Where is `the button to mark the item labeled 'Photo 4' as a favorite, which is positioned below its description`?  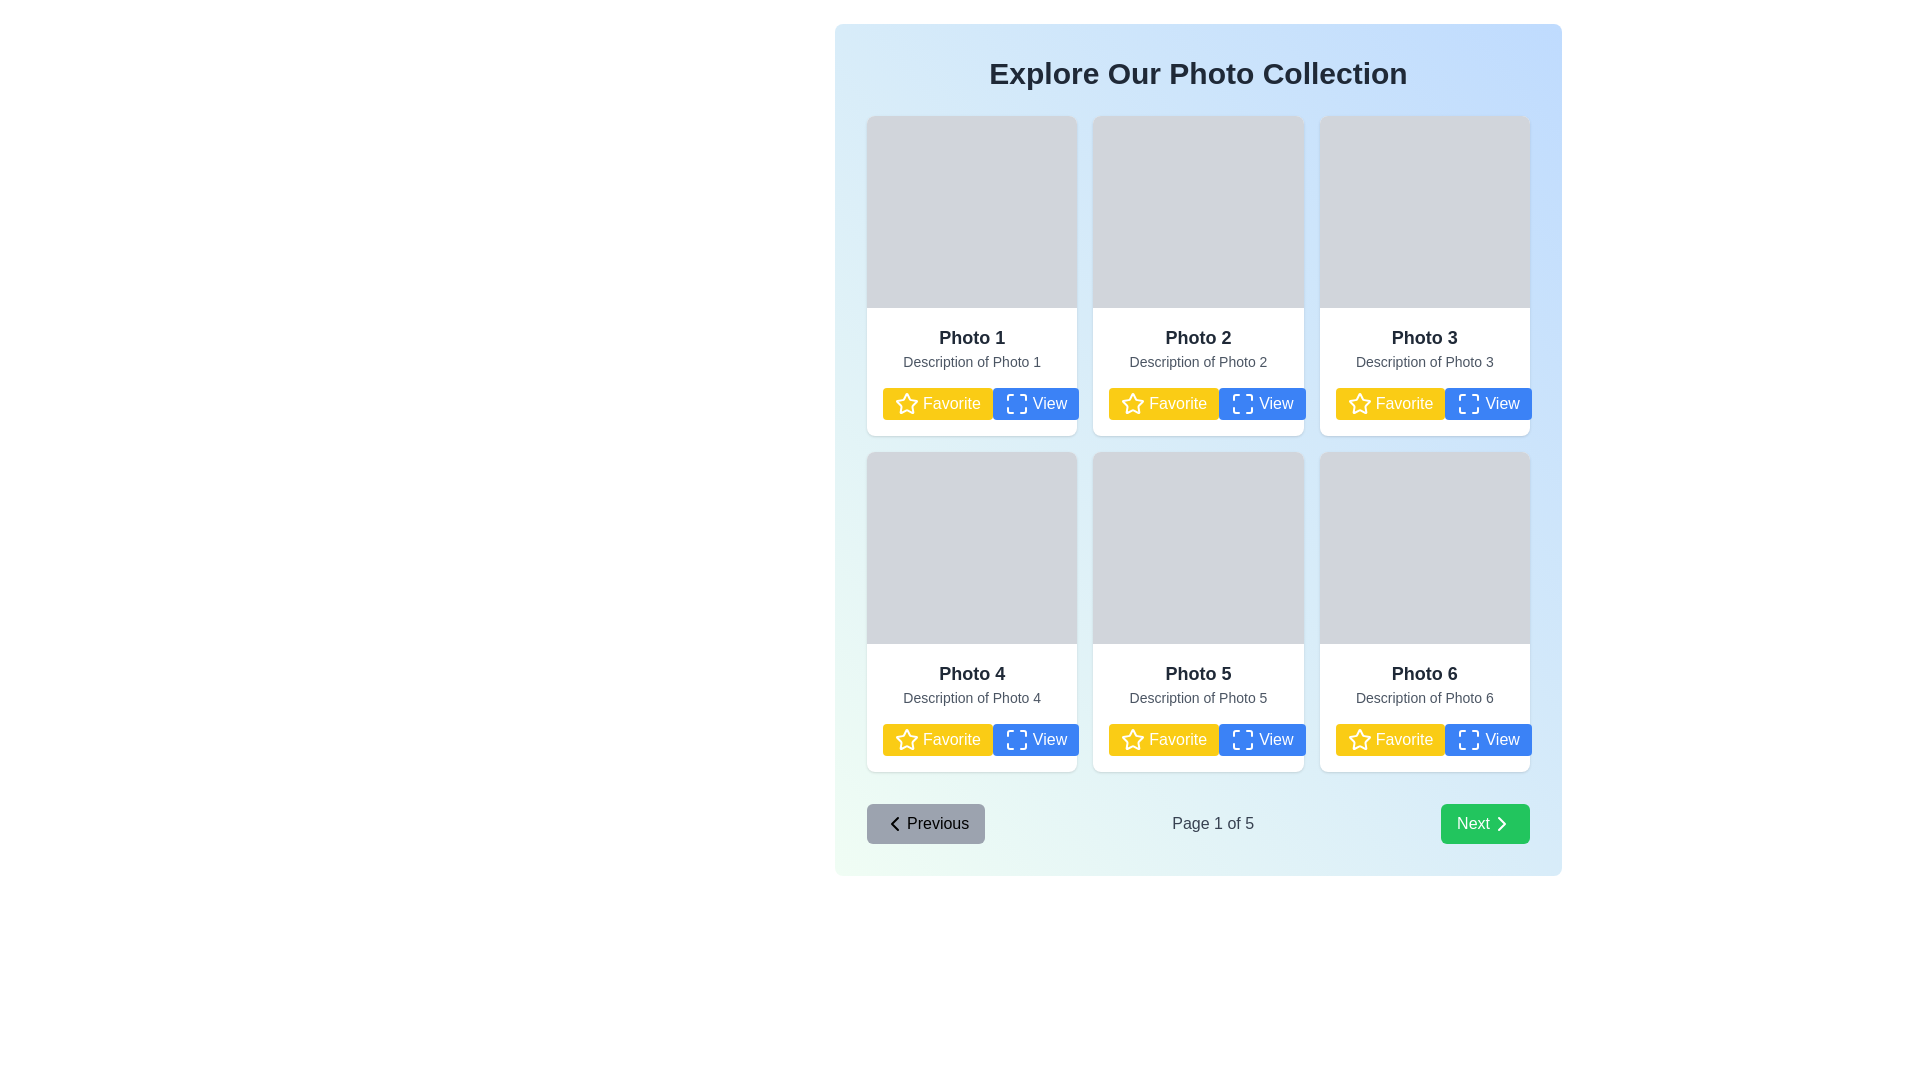
the button to mark the item labeled 'Photo 4' as a favorite, which is positioned below its description is located at coordinates (972, 740).